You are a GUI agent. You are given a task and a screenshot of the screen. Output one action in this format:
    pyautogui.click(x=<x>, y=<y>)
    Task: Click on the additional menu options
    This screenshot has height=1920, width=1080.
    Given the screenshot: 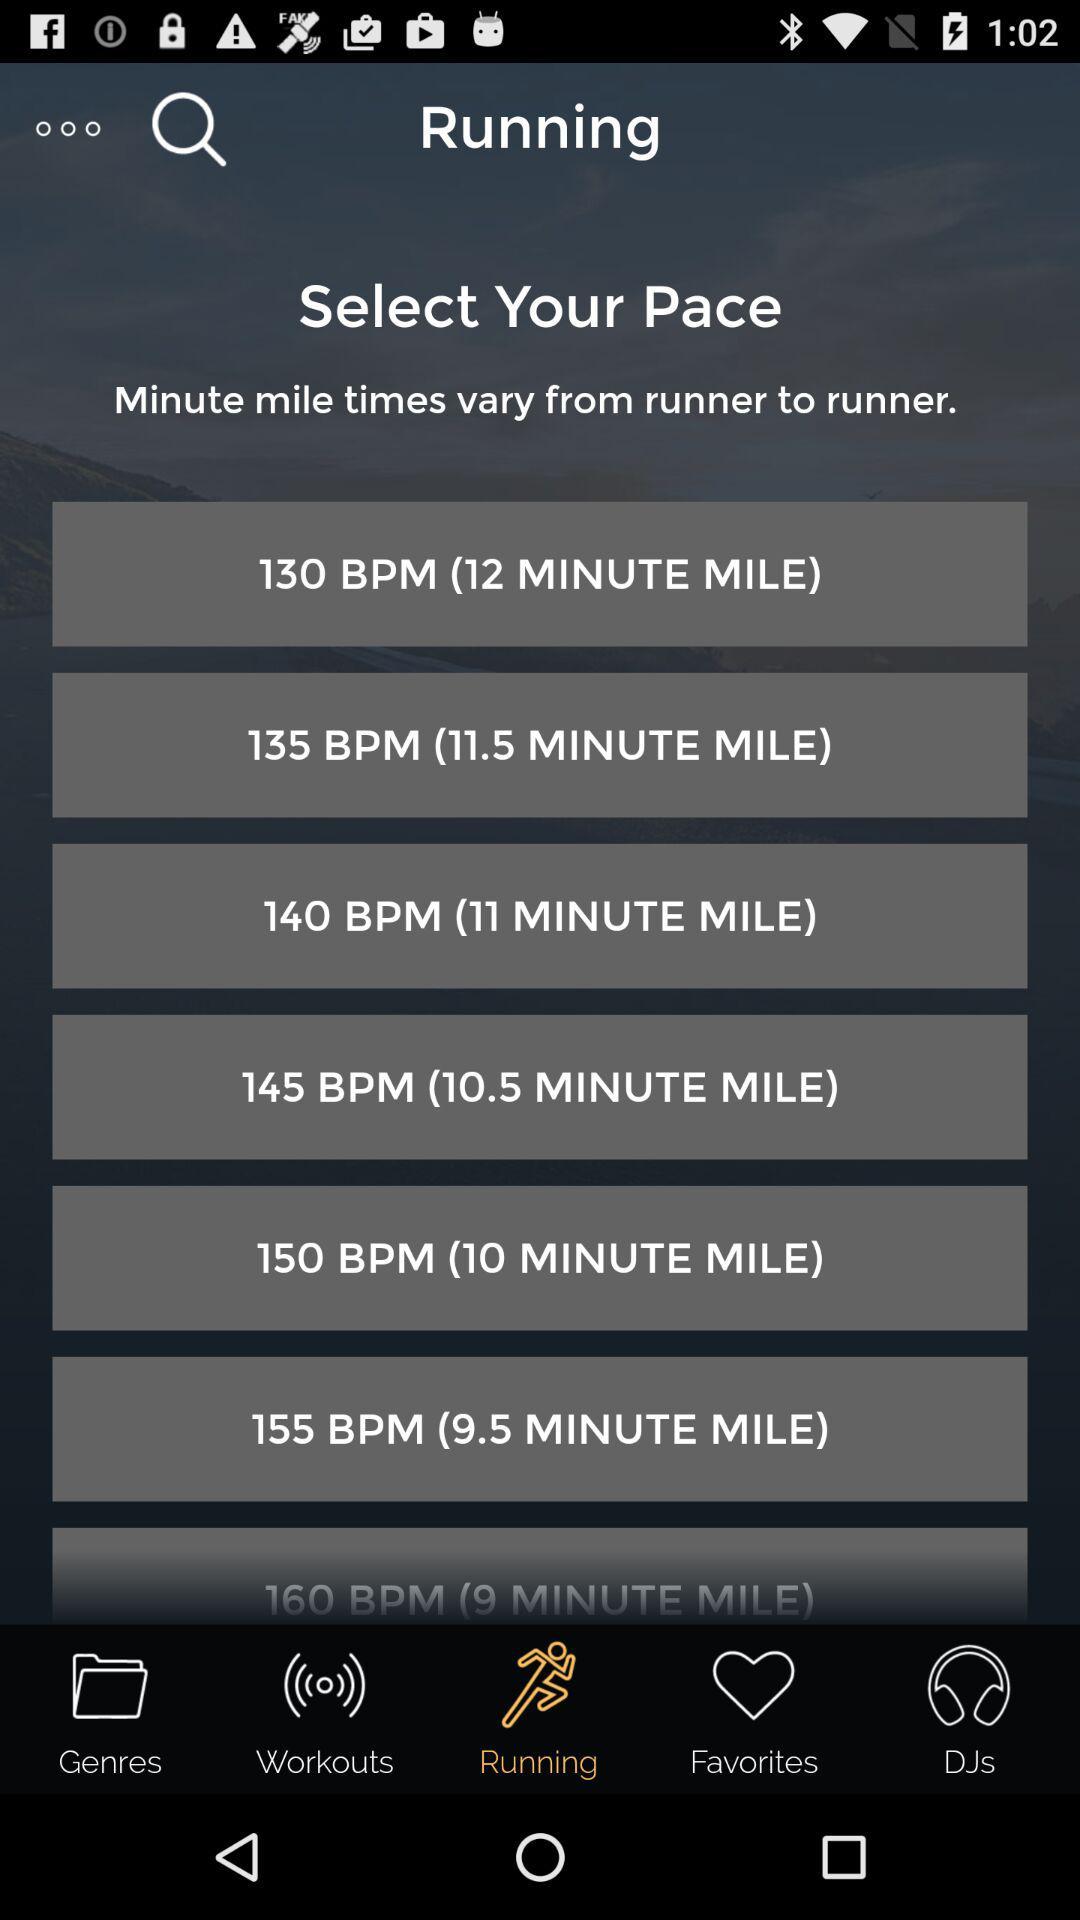 What is the action you would take?
    pyautogui.click(x=68, y=127)
    